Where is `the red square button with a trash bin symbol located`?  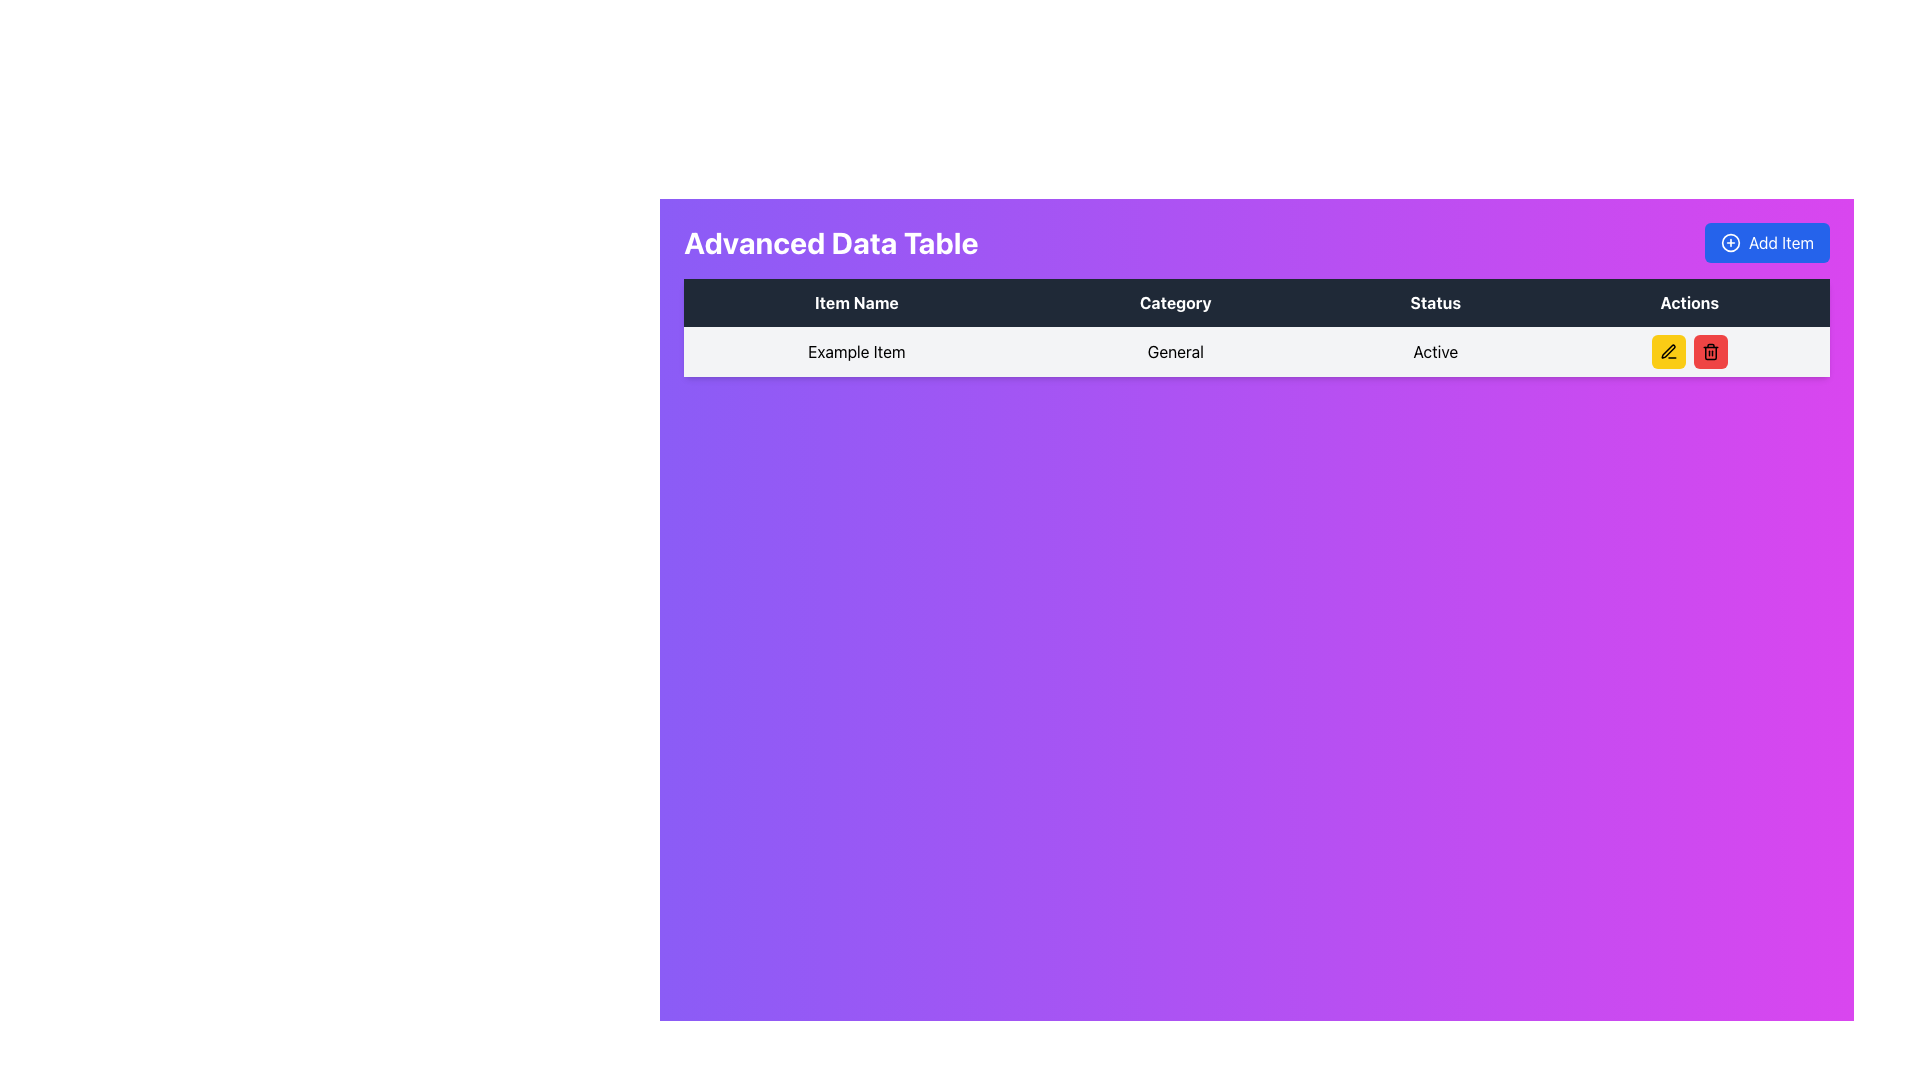 the red square button with a trash bin symbol located is located at coordinates (1709, 350).